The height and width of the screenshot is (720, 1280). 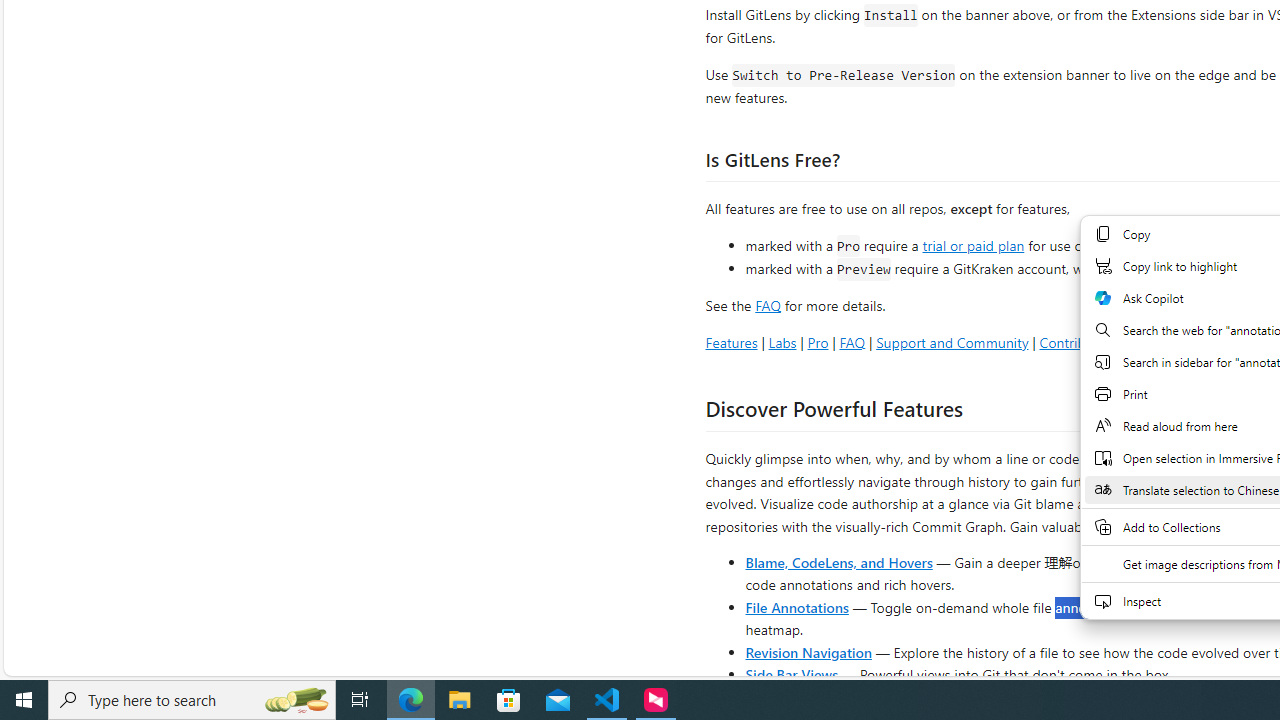 I want to click on 'Blame, CodeLens, and Hovers', so click(x=839, y=561).